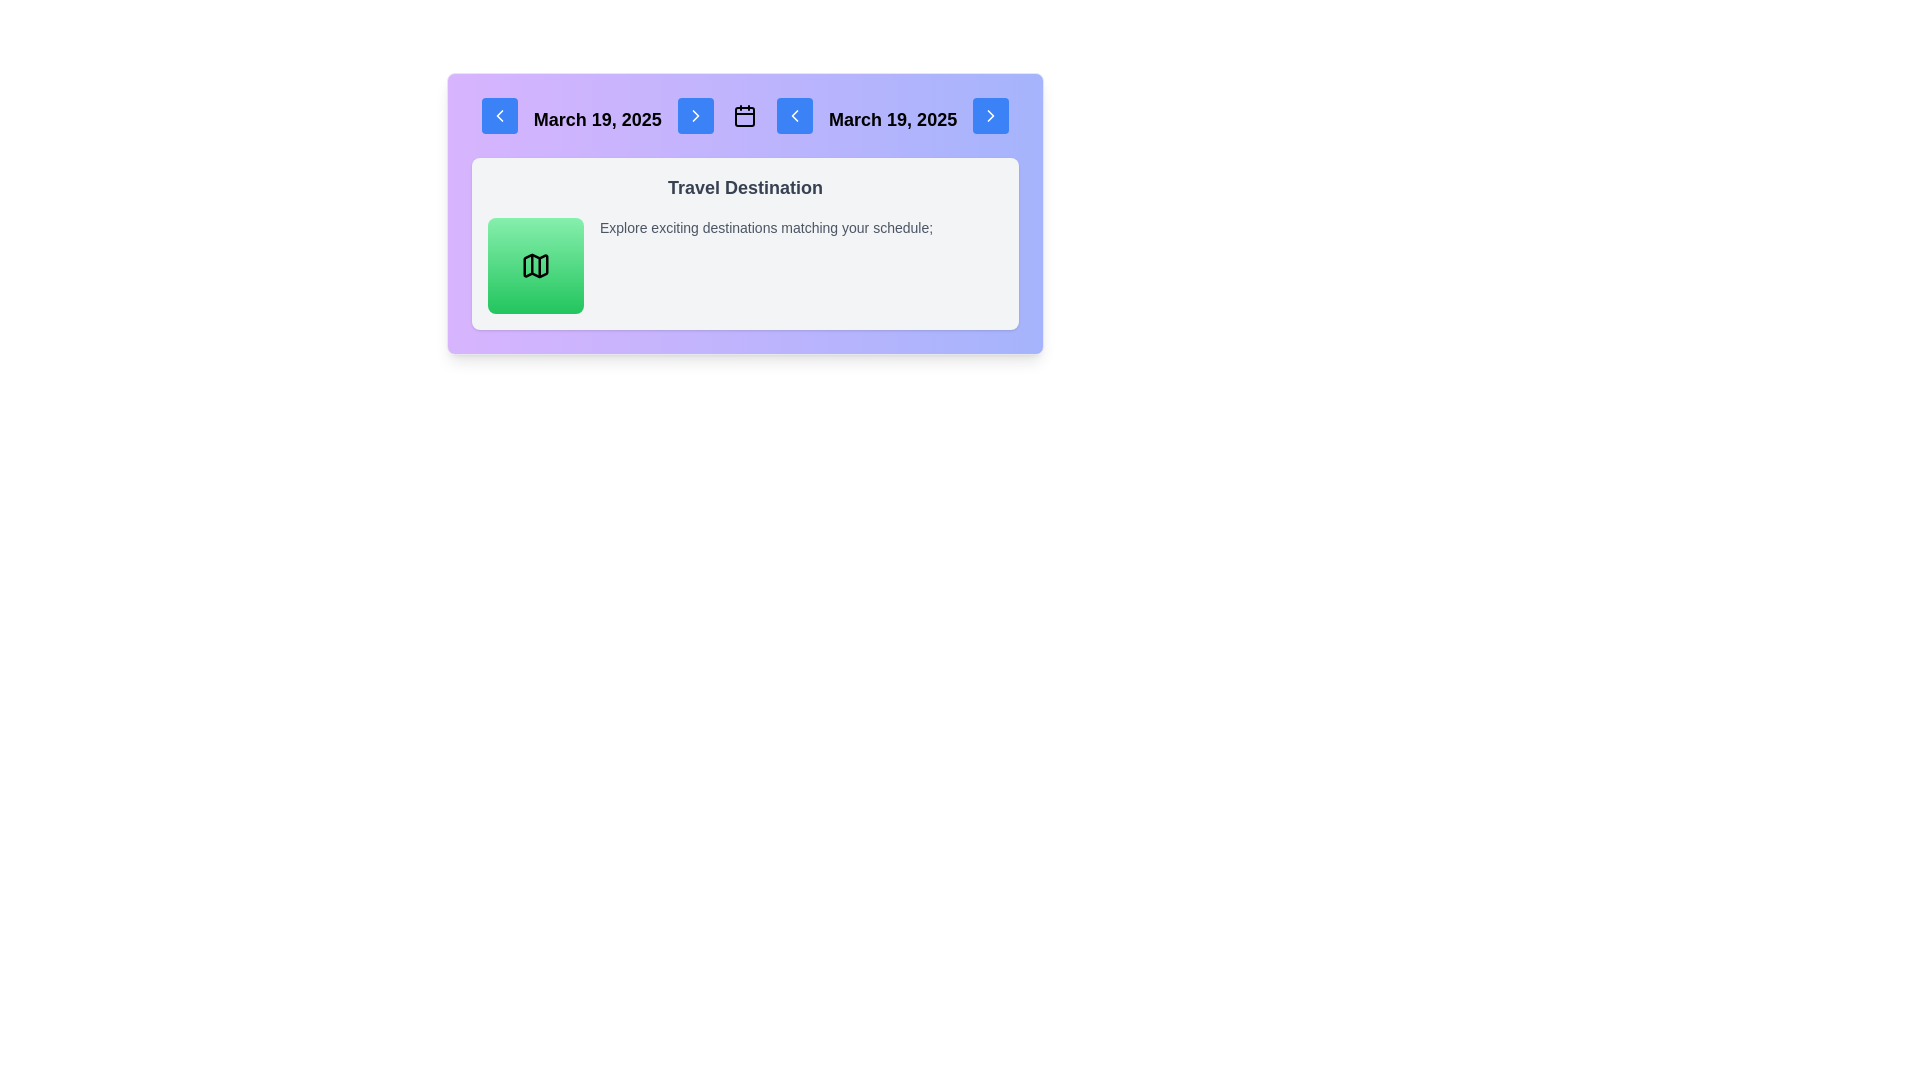 This screenshot has height=1080, width=1920. What do you see at coordinates (596, 119) in the screenshot?
I see `the Text label displaying the current or selected date, which is prominently positioned at the top of the interface between navigation buttons` at bounding box center [596, 119].